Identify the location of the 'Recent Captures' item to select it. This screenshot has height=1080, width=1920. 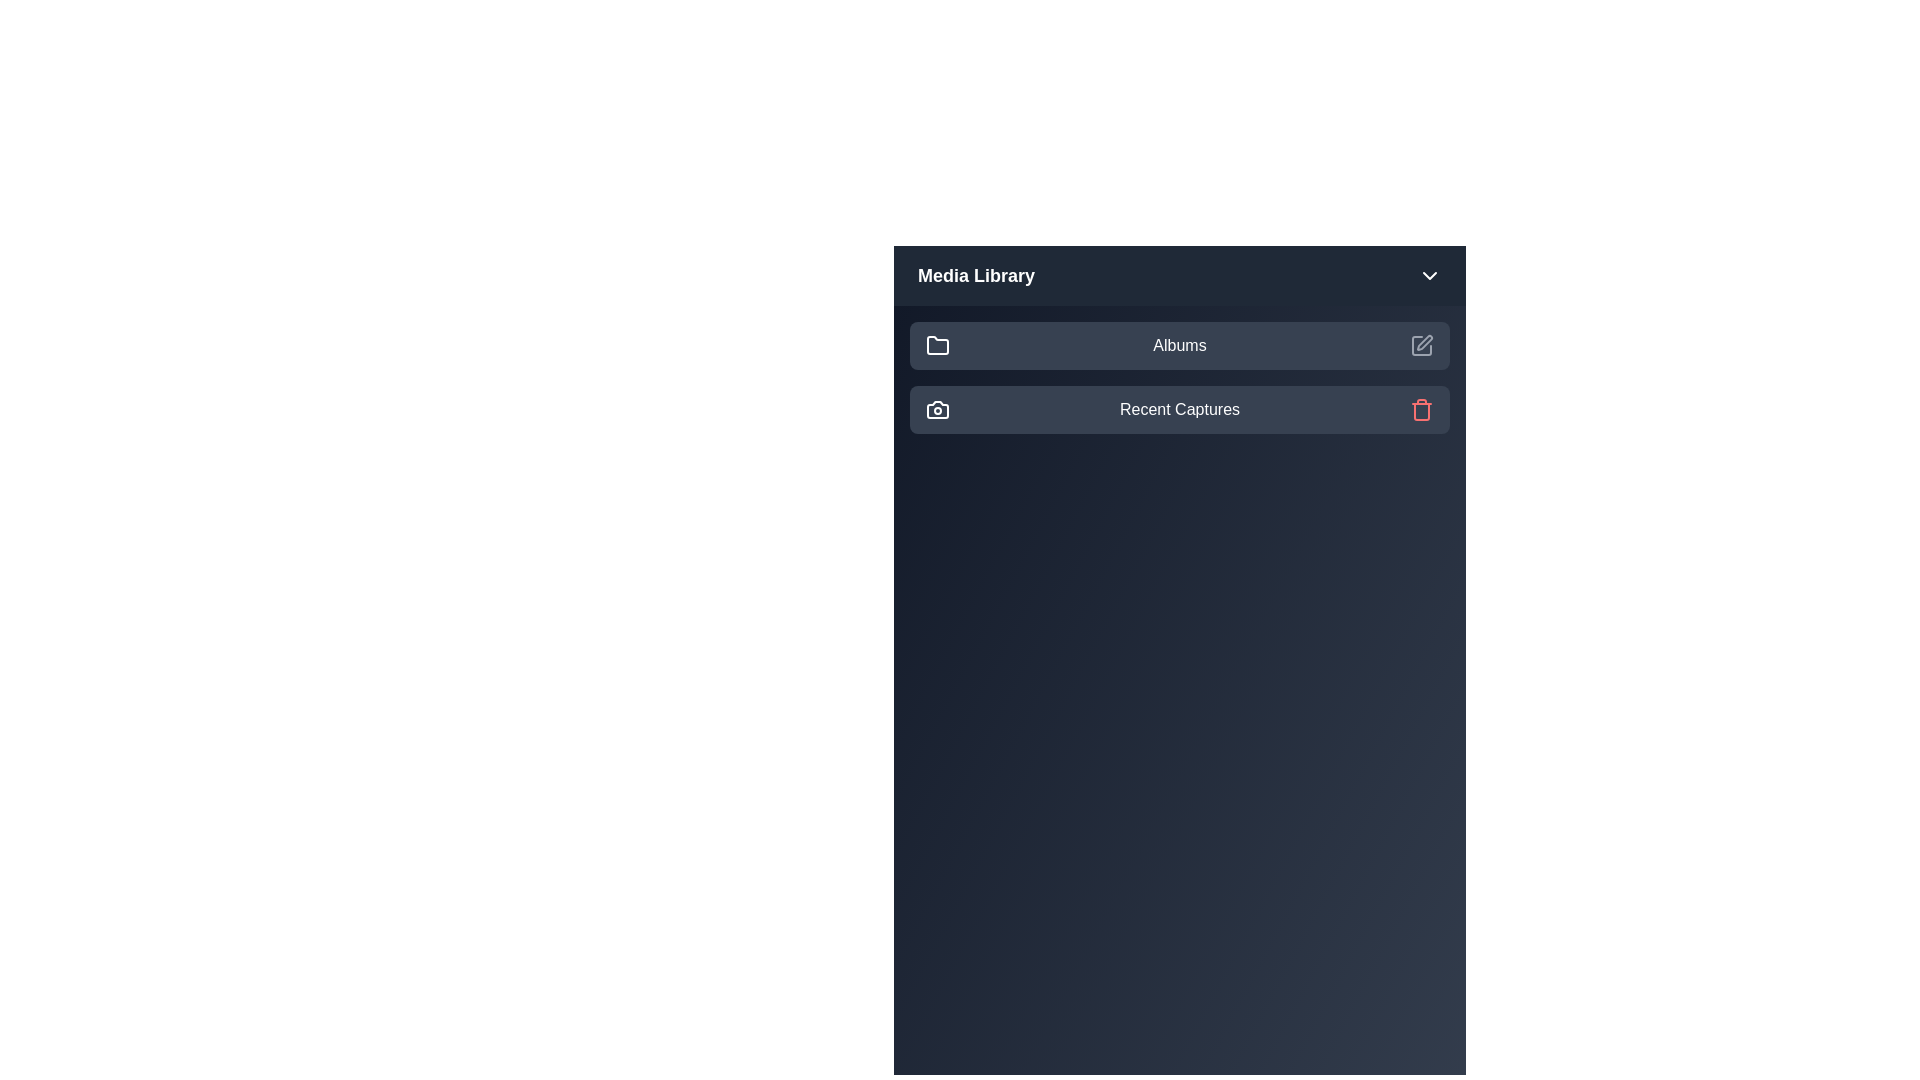
(1180, 408).